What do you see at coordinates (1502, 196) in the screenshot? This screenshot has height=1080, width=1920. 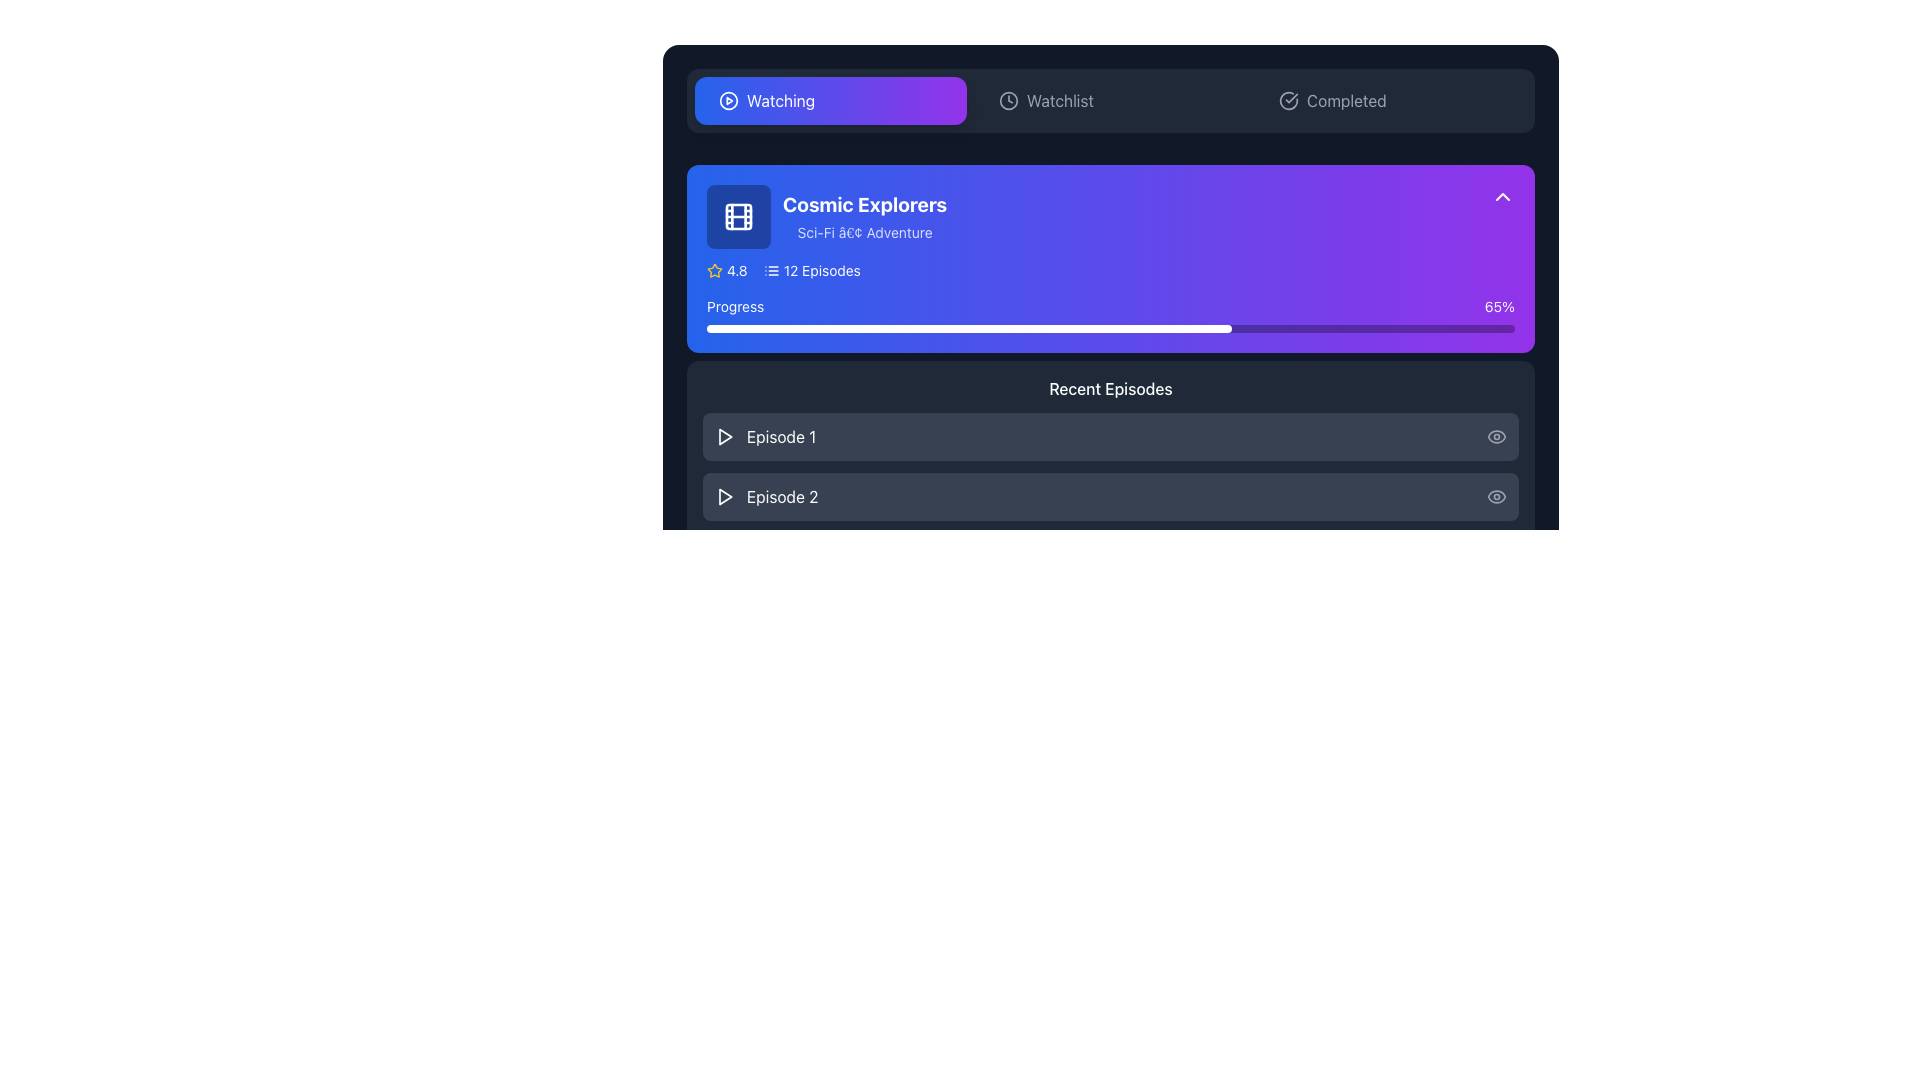 I see `the chevron button icon pointing upwards, styled in white, located in the upper right corner of the purple panel under the title 'Cosmic Explorers'` at bounding box center [1502, 196].